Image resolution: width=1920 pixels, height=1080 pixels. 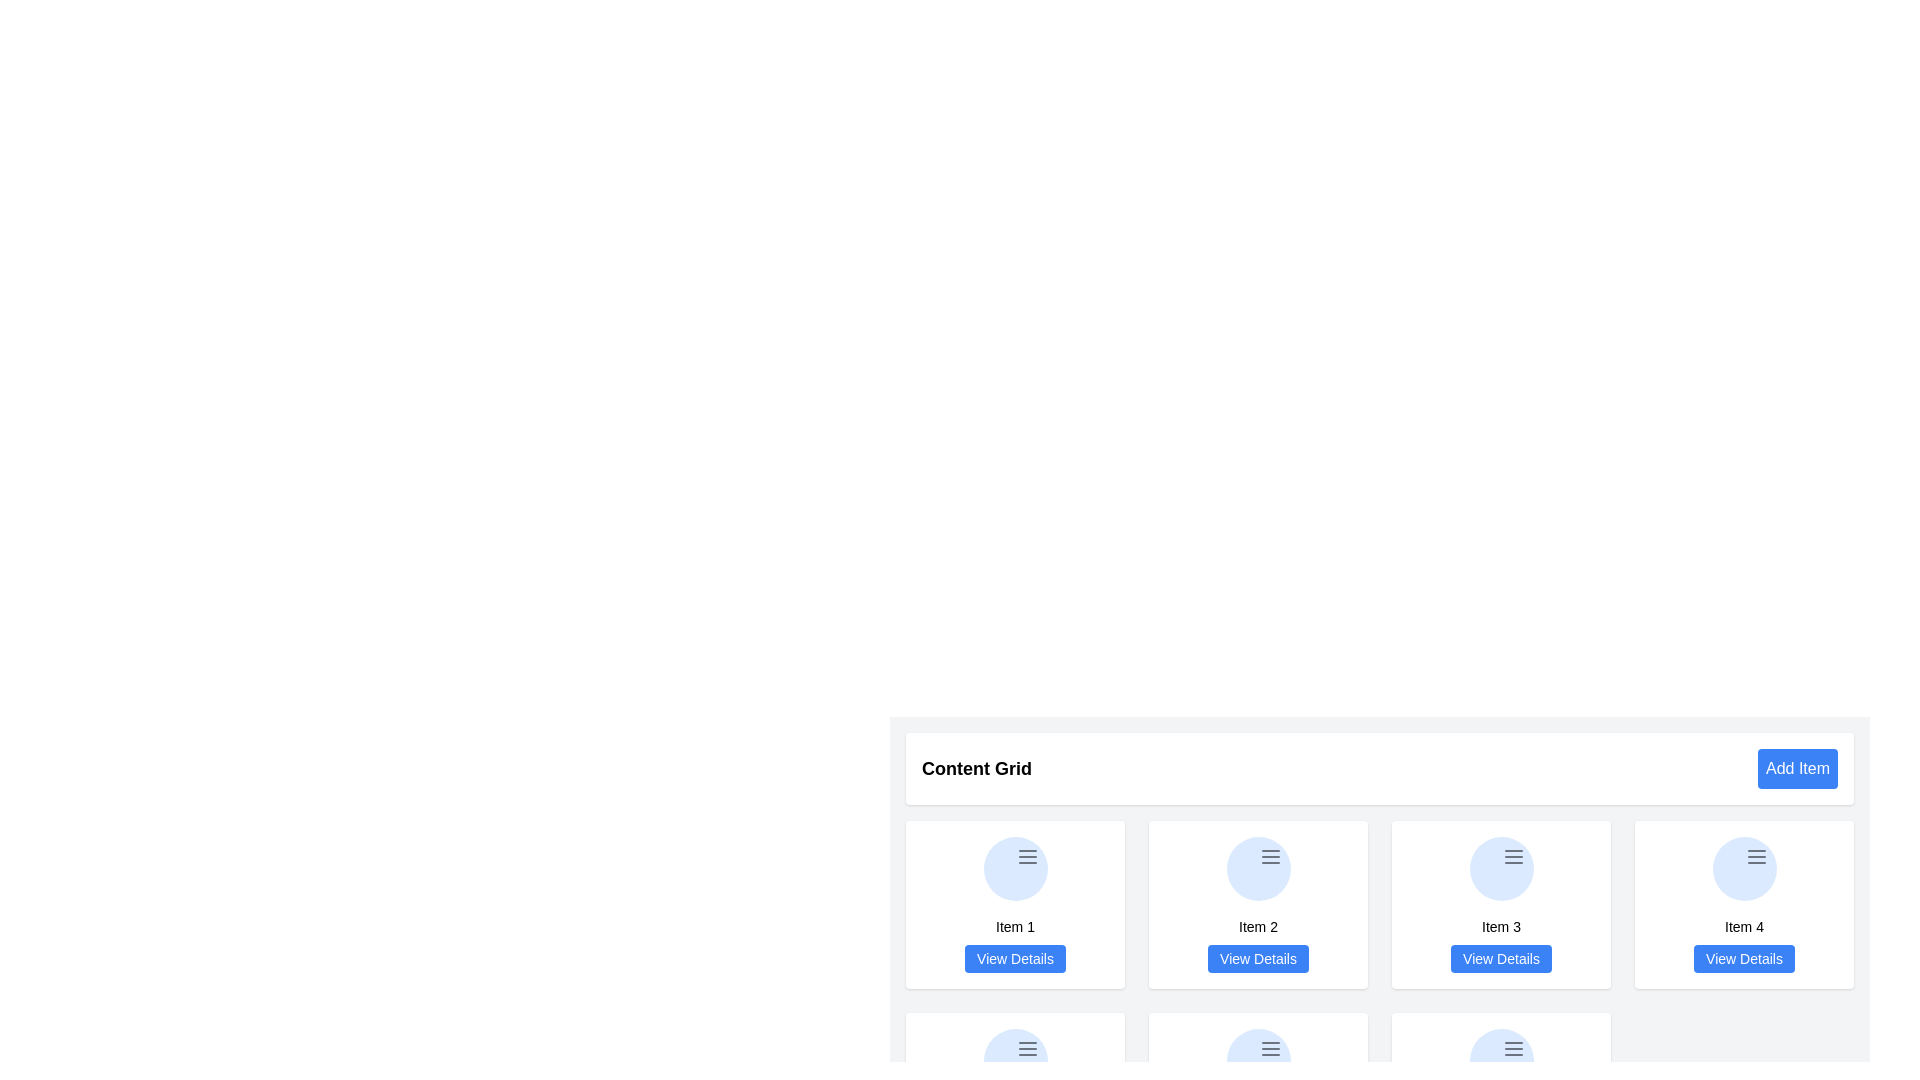 I want to click on the 'View Details' button on the card displaying 'Item 2', which is located in the top row, second column of the grid layout, so click(x=1257, y=905).